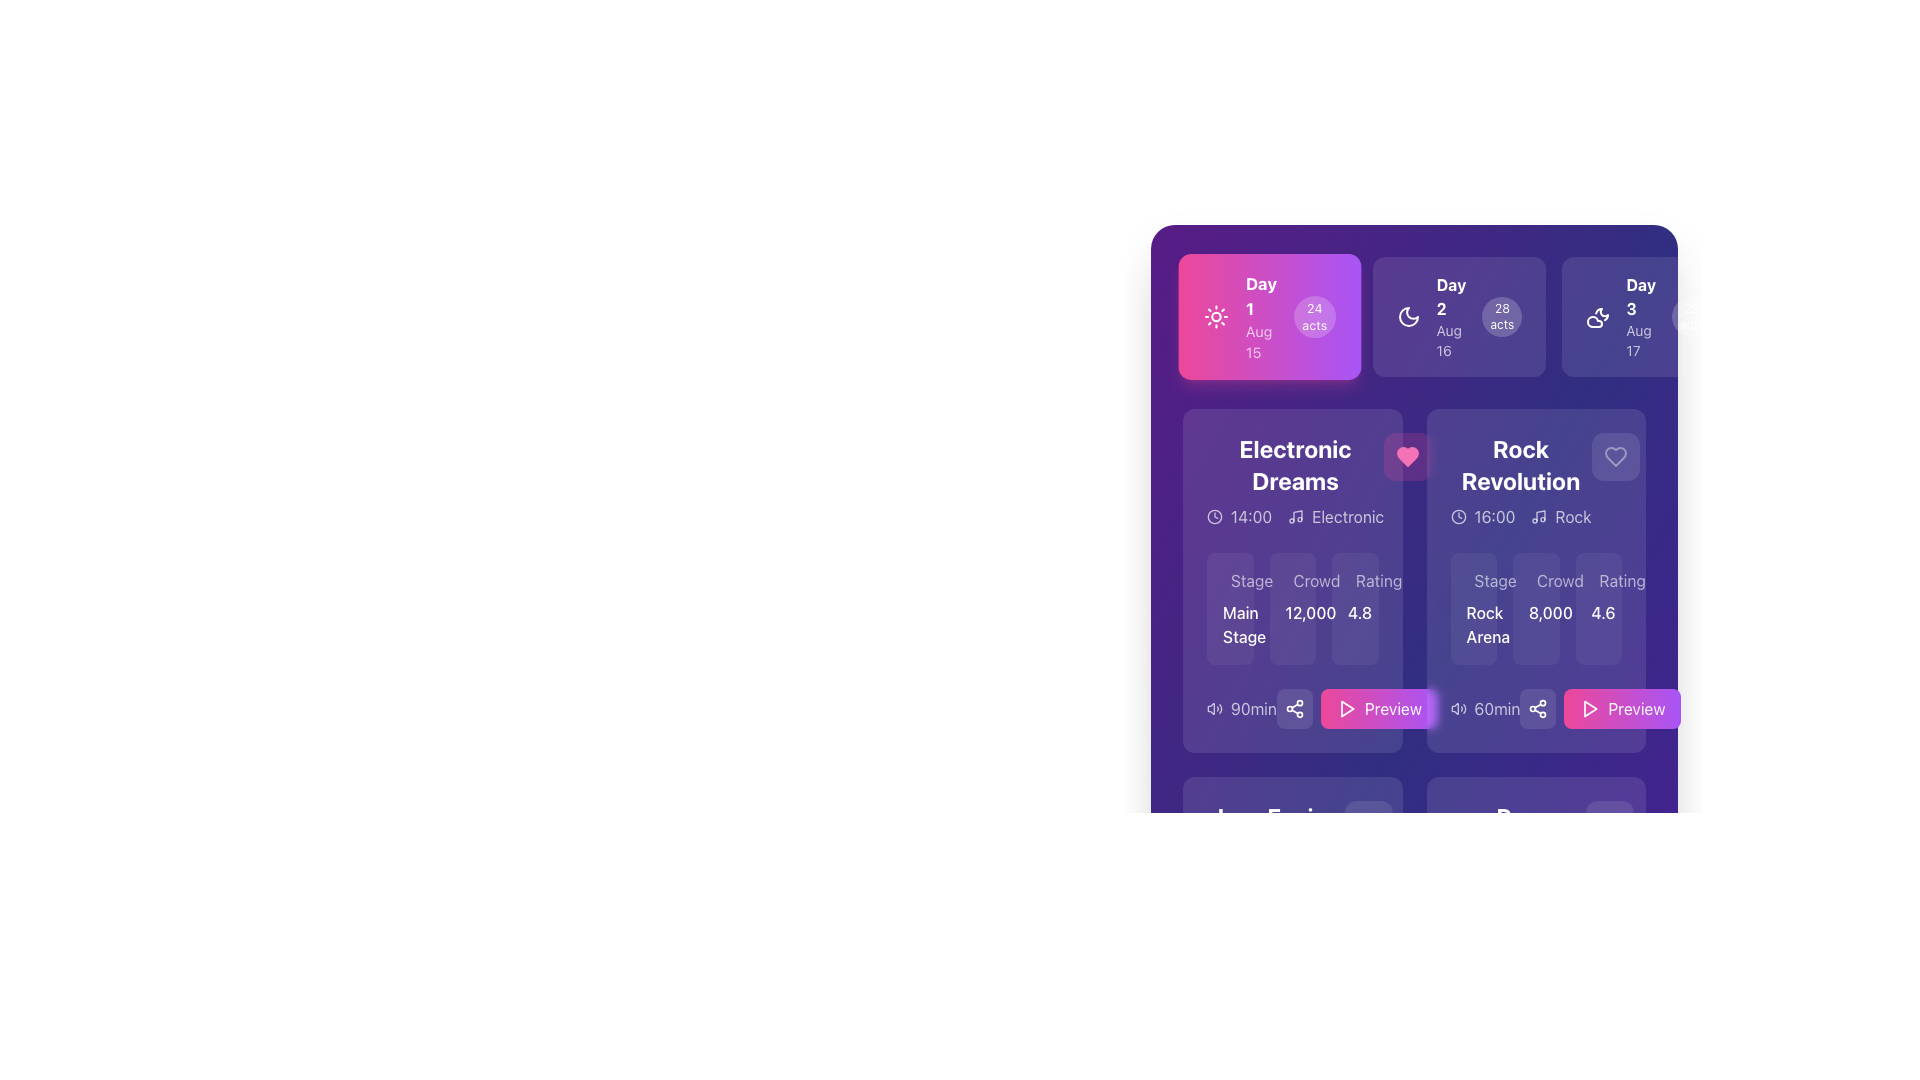  Describe the element at coordinates (1559, 947) in the screenshot. I see `the 'Crowd' text label` at that location.